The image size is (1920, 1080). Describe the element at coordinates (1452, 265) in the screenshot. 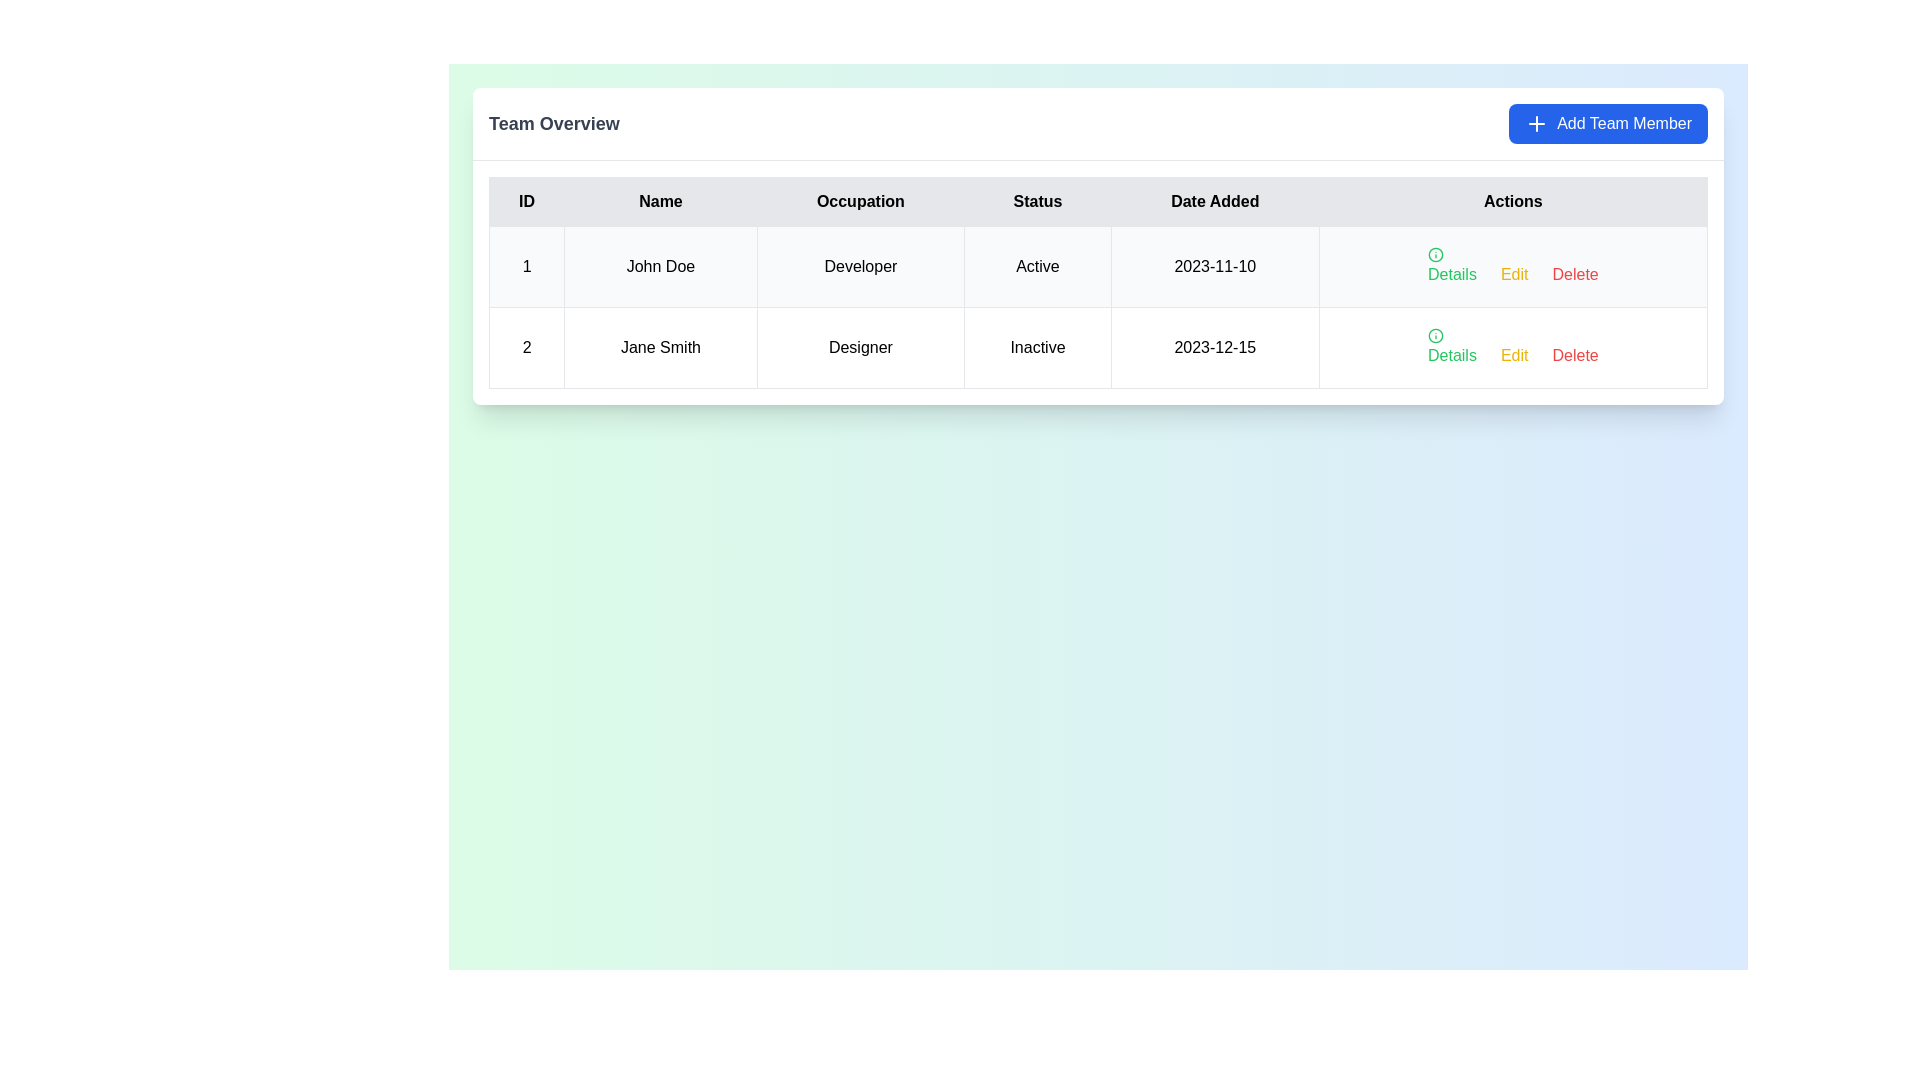

I see `the interactive Button in the 'Actions' column of the table to activate its hover effect` at that location.